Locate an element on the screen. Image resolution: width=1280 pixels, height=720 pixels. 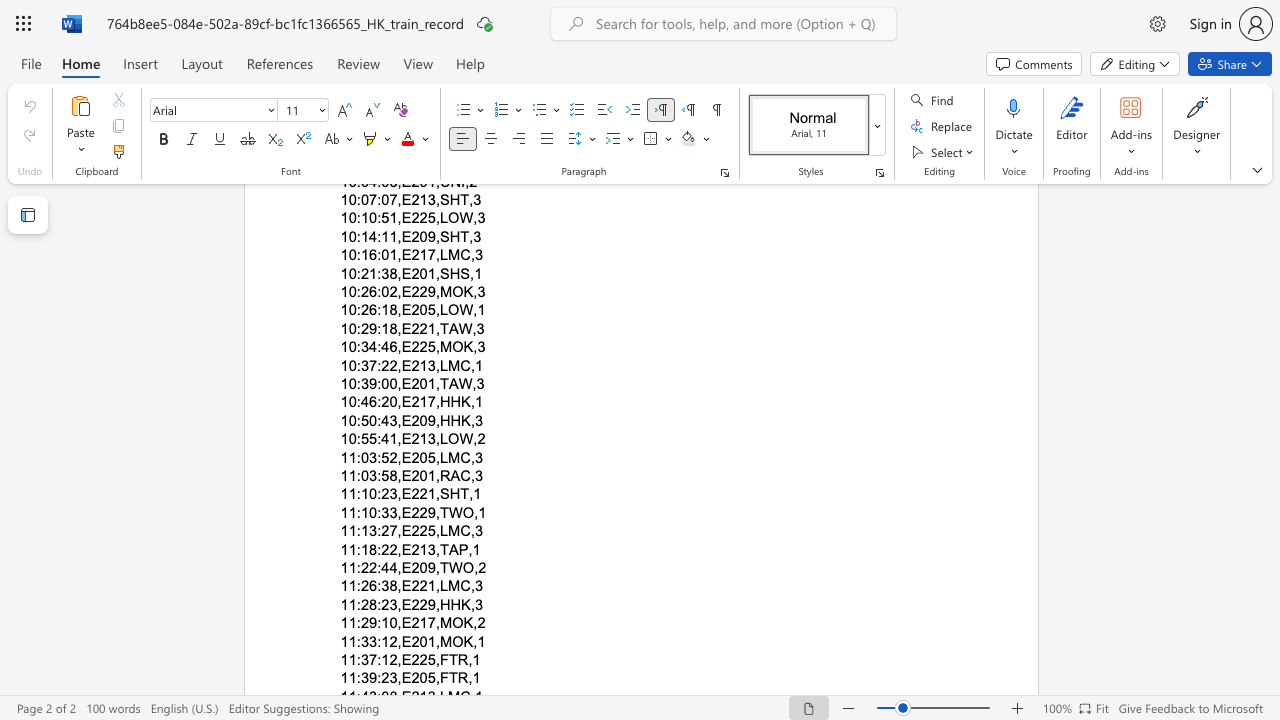
the space between the continuous character "2" and ":" in the text is located at coordinates (376, 568).